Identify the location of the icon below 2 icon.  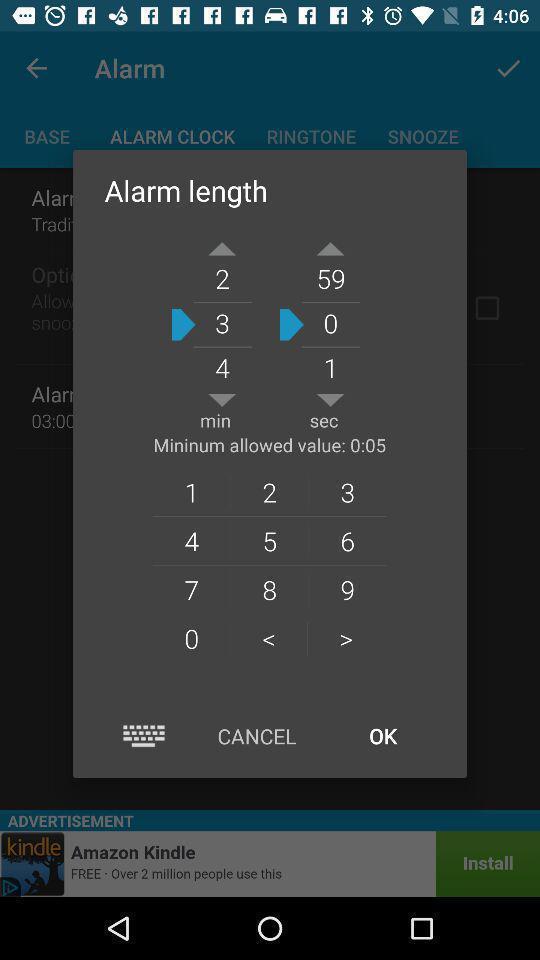
(346, 539).